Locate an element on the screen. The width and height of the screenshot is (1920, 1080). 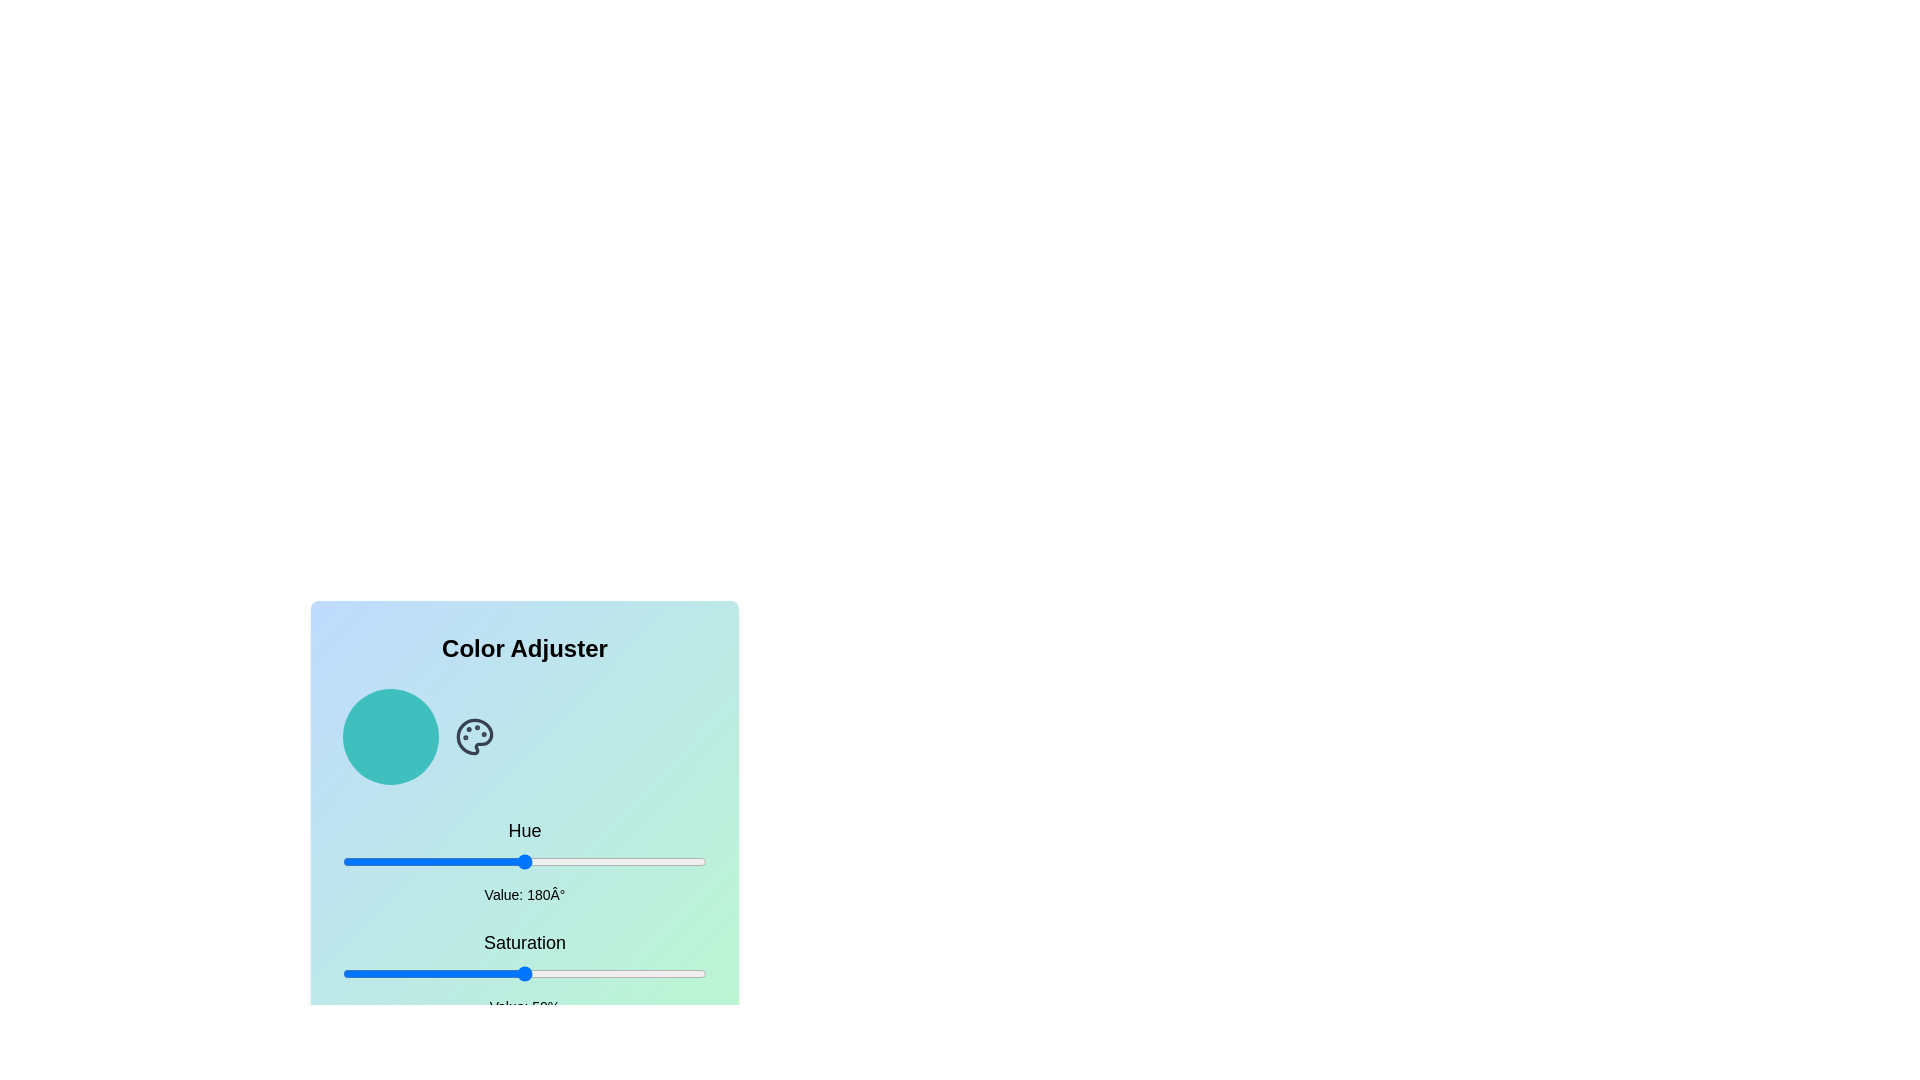
the color preview circle to activate or interact with it is located at coordinates (390, 736).